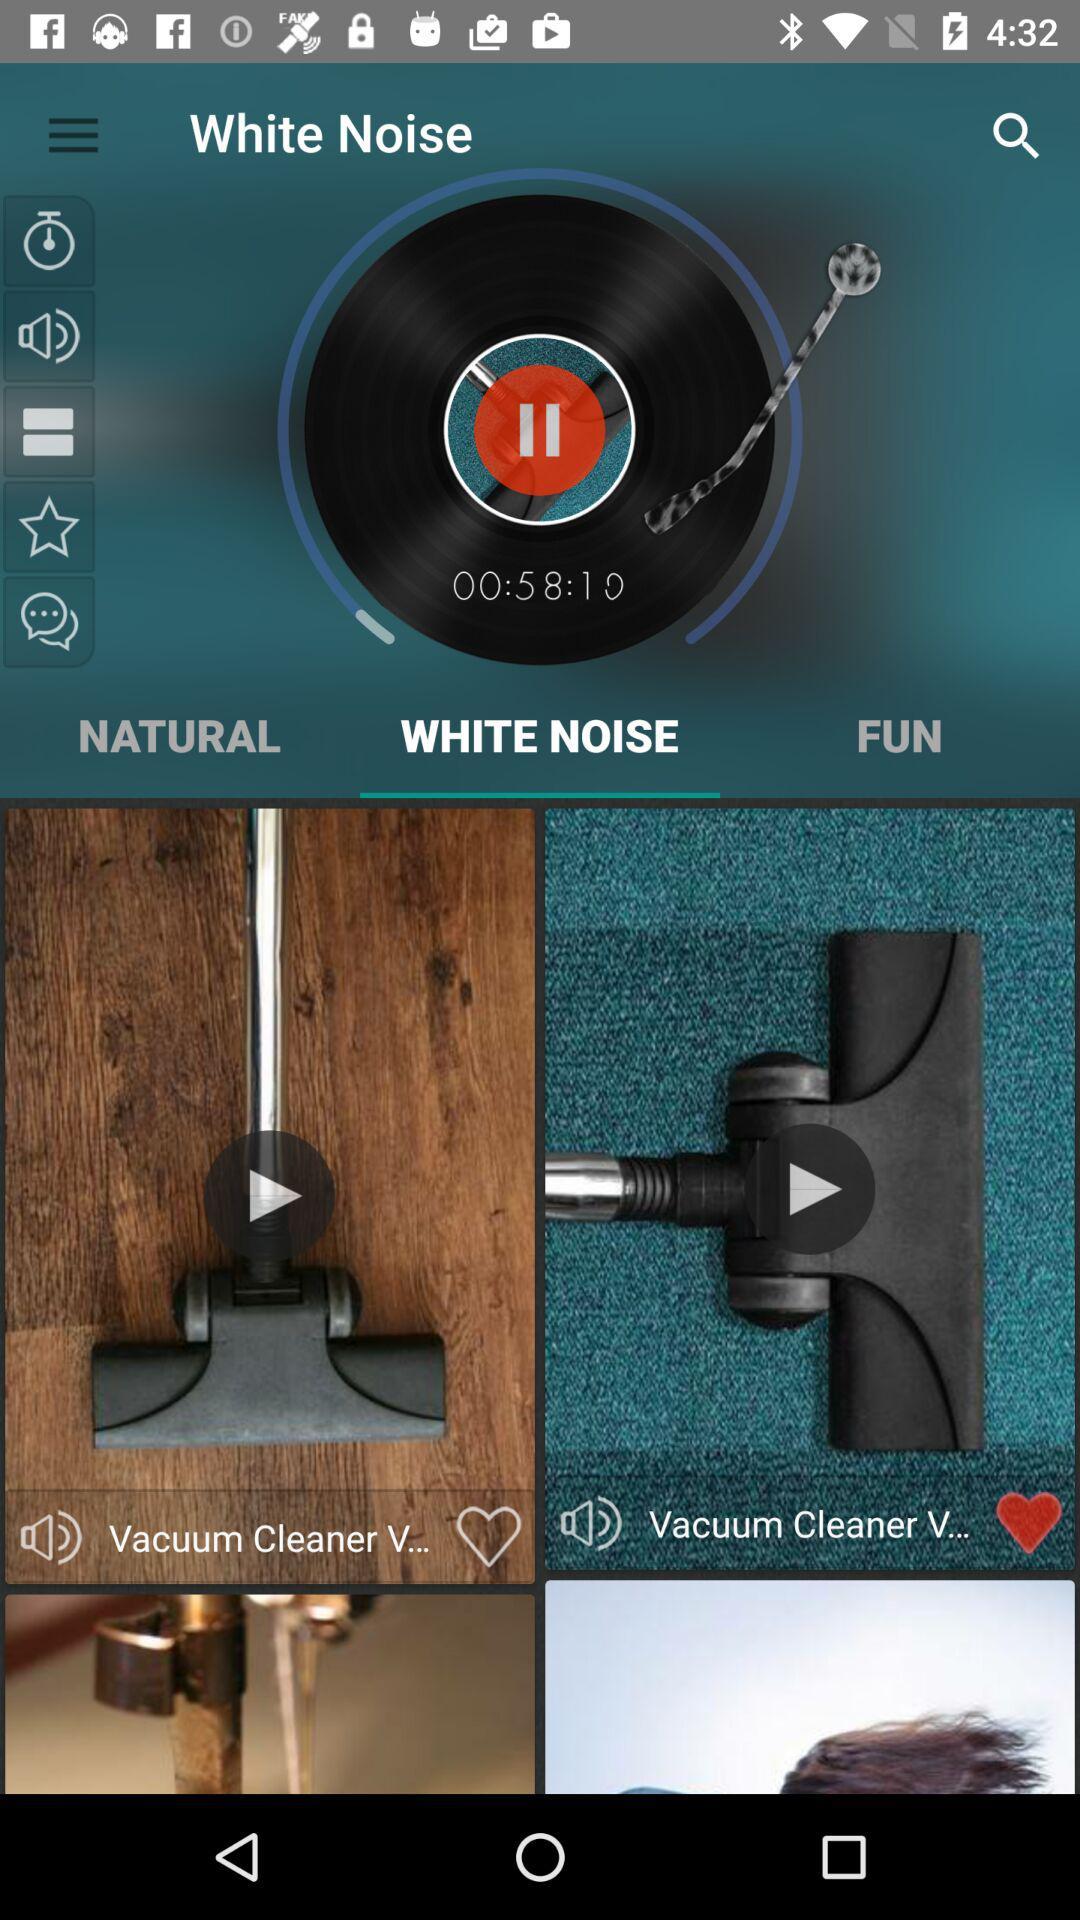 This screenshot has height=1920, width=1080. Describe the element at coordinates (48, 240) in the screenshot. I see `set timer` at that location.